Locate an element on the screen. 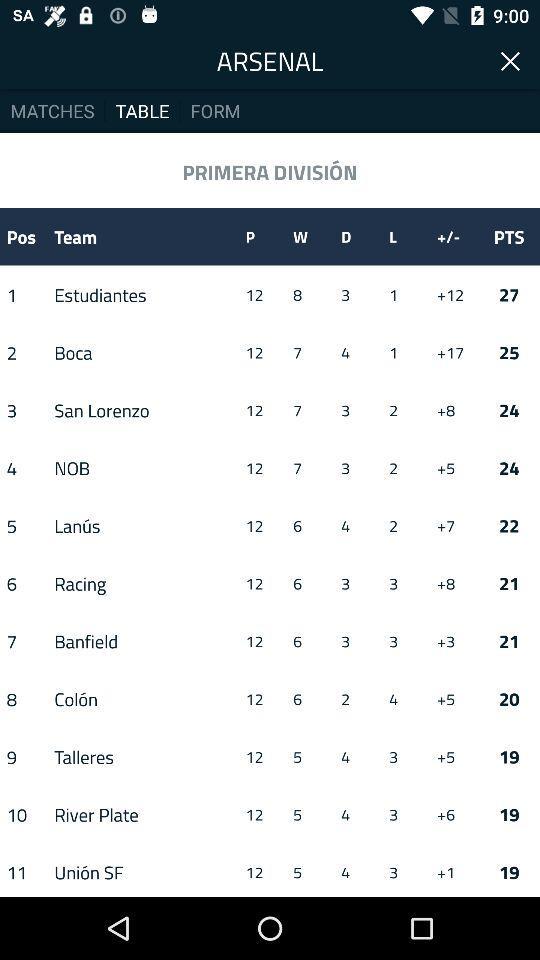  item below arsenal item is located at coordinates (214, 110).